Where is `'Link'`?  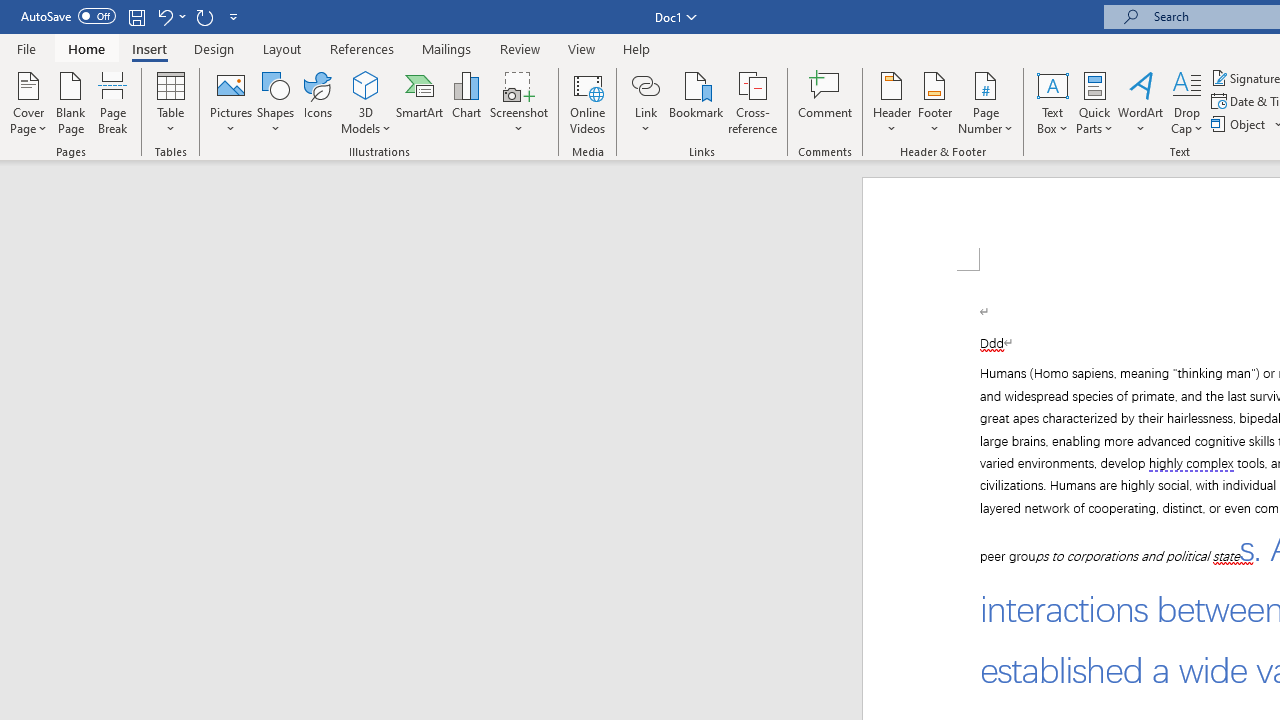
'Link' is located at coordinates (645, 84).